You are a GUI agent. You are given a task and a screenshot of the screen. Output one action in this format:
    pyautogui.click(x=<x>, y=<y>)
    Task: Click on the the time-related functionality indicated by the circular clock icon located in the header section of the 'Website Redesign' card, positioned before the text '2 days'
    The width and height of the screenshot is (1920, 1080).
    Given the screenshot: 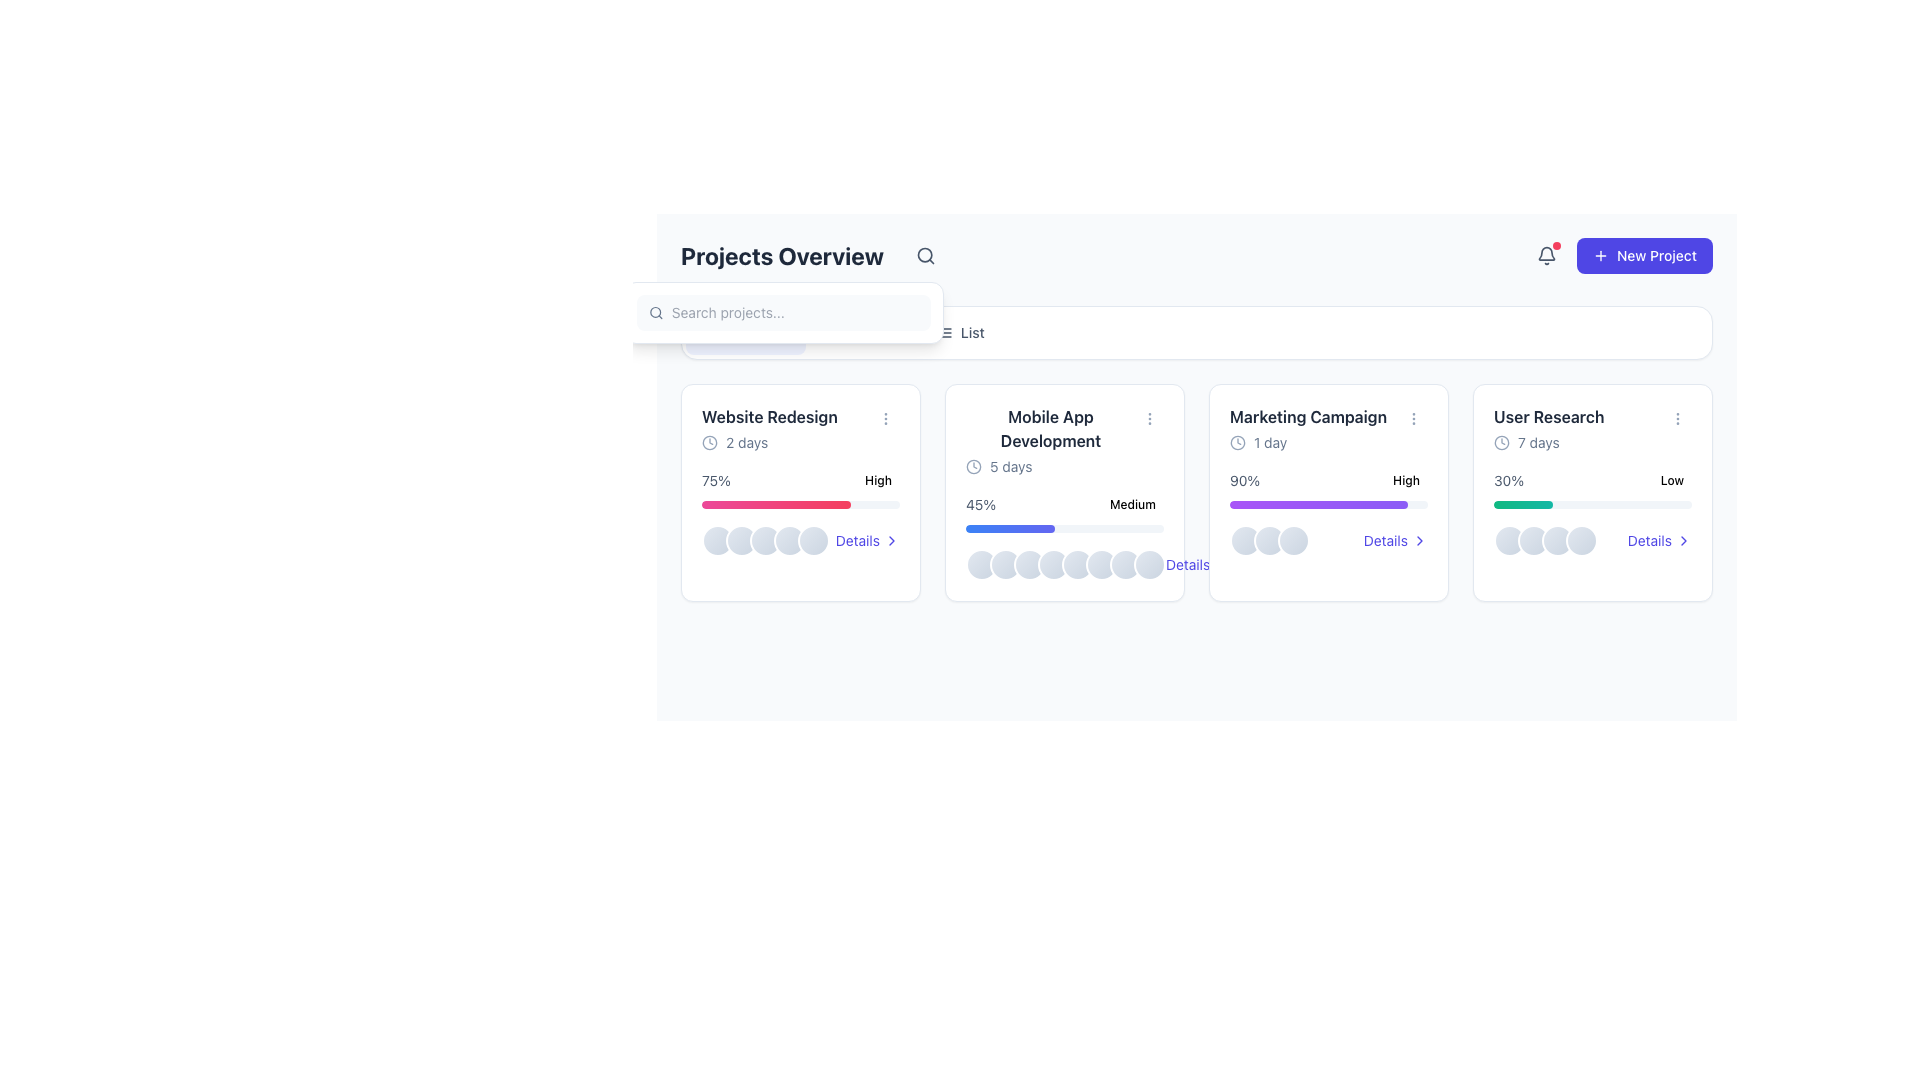 What is the action you would take?
    pyautogui.click(x=710, y=442)
    